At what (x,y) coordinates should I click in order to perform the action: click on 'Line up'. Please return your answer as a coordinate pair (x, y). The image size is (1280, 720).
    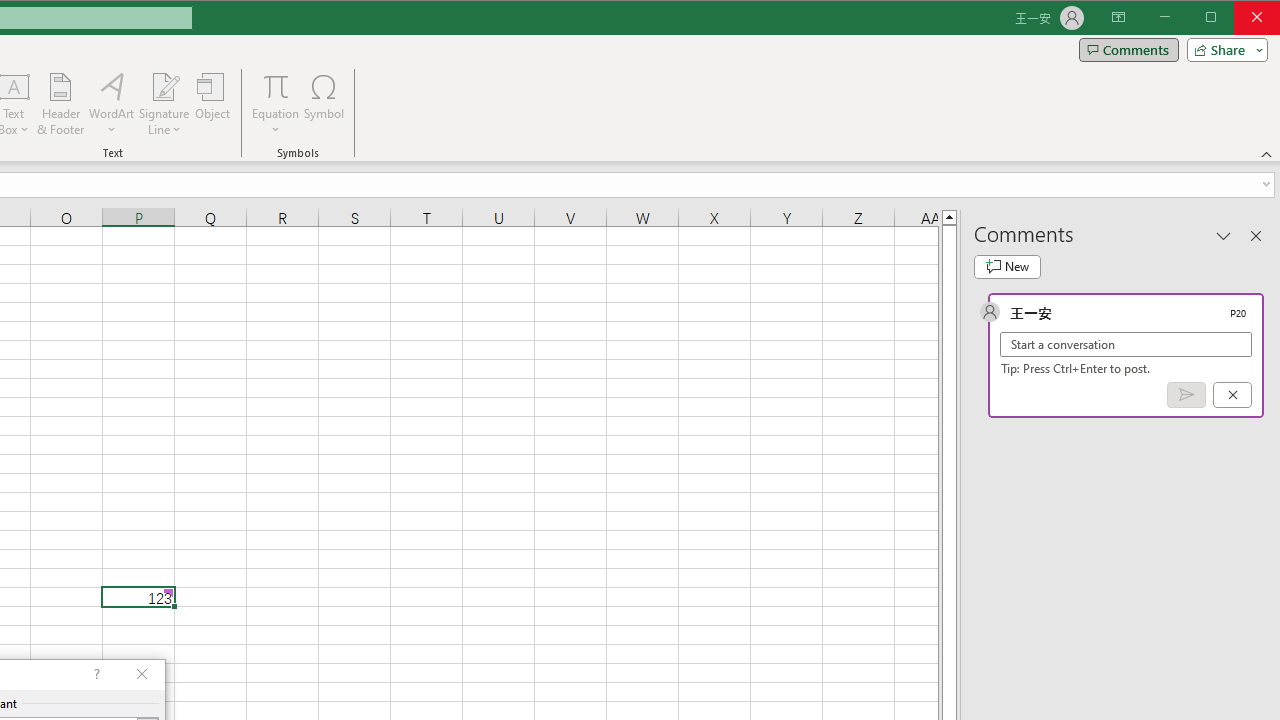
    Looking at the image, I should click on (948, 216).